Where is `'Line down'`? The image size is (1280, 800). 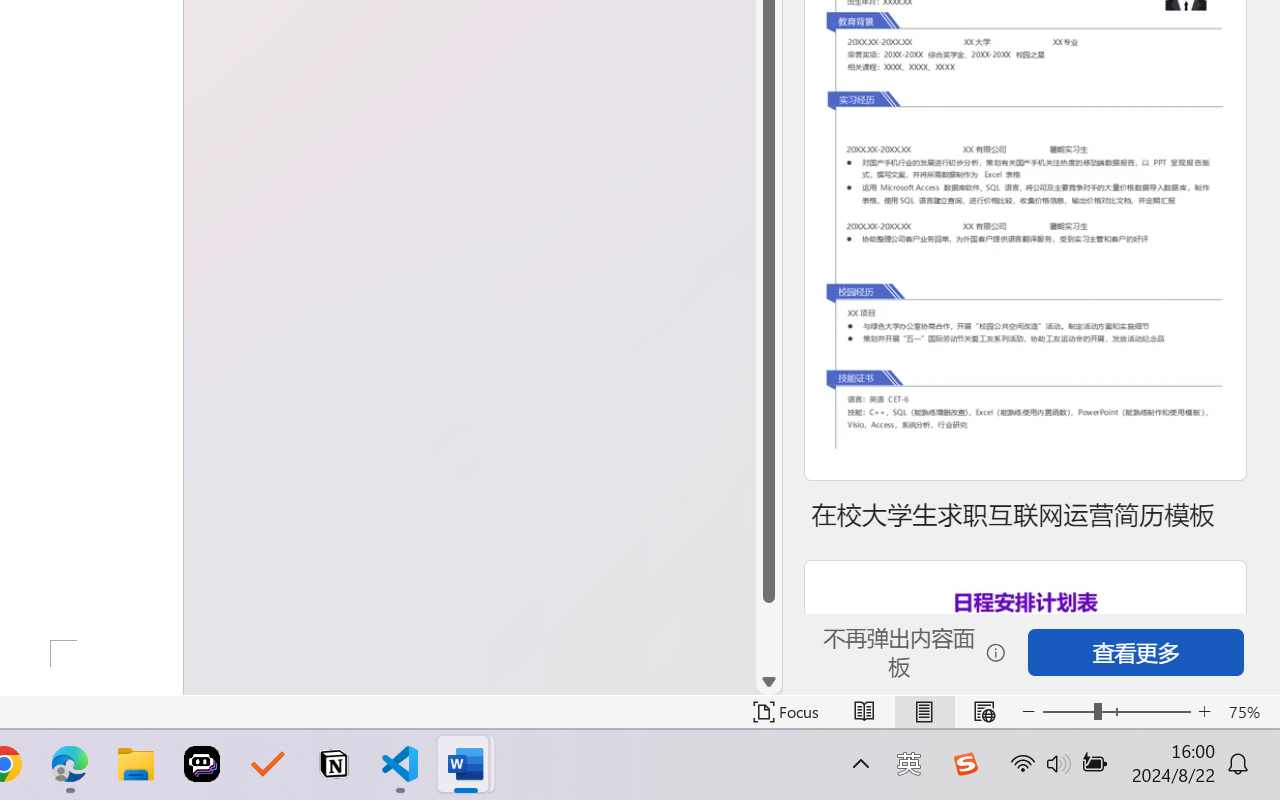 'Line down' is located at coordinates (768, 682).